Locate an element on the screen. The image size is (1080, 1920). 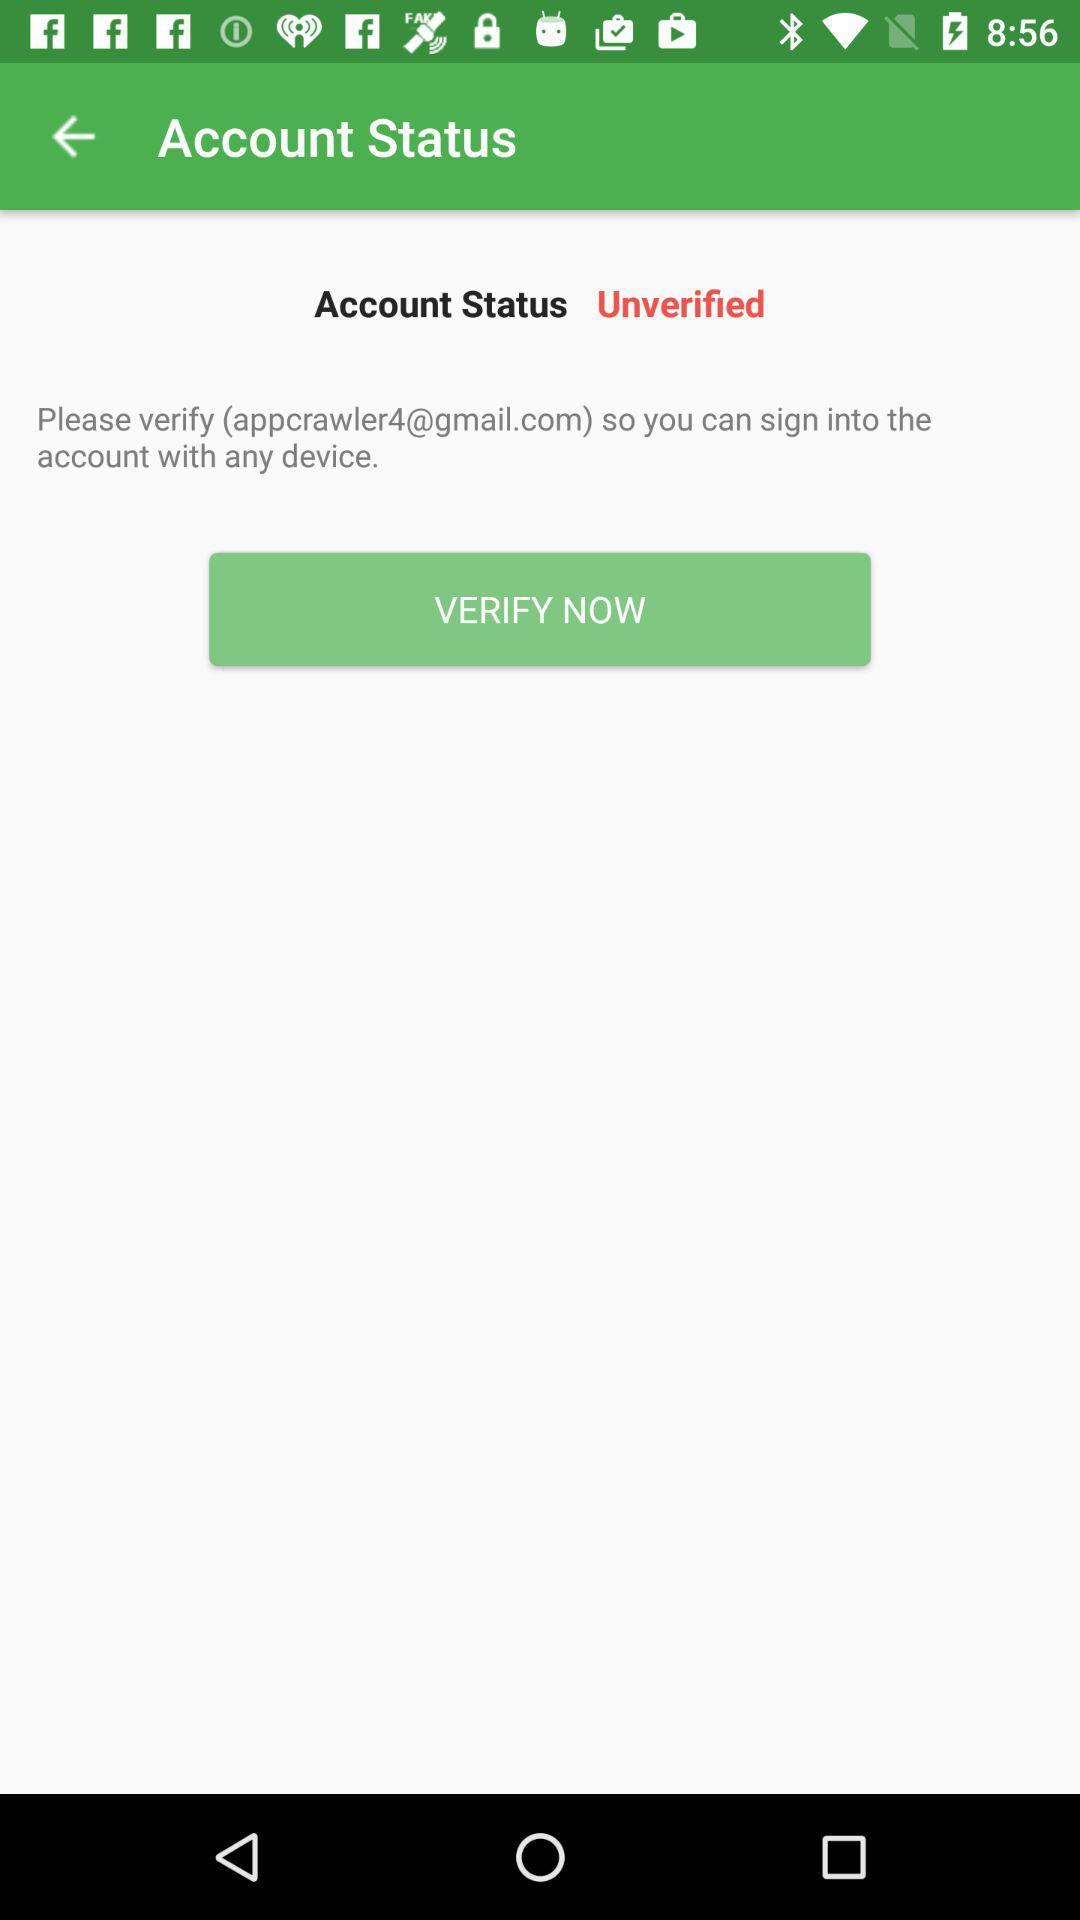
verify now item is located at coordinates (540, 608).